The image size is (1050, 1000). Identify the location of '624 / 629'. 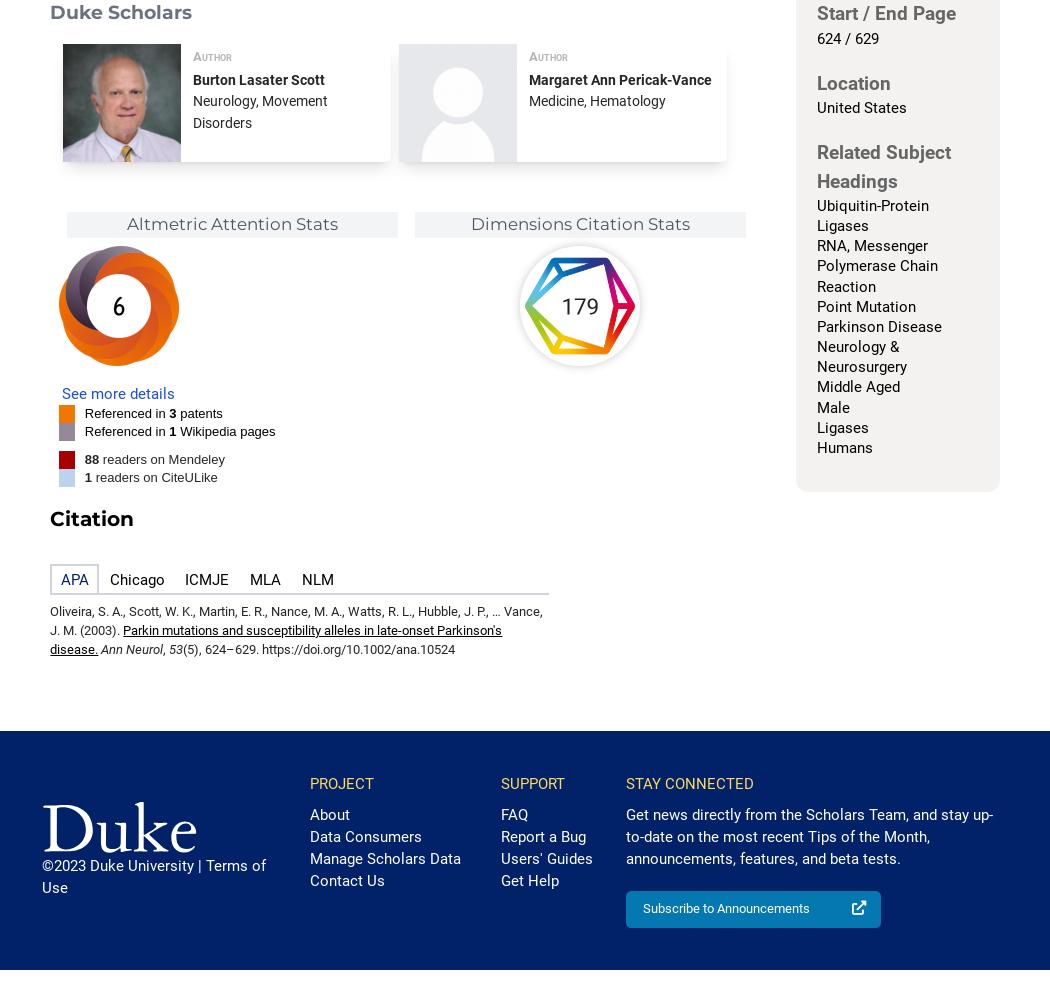
(814, 38).